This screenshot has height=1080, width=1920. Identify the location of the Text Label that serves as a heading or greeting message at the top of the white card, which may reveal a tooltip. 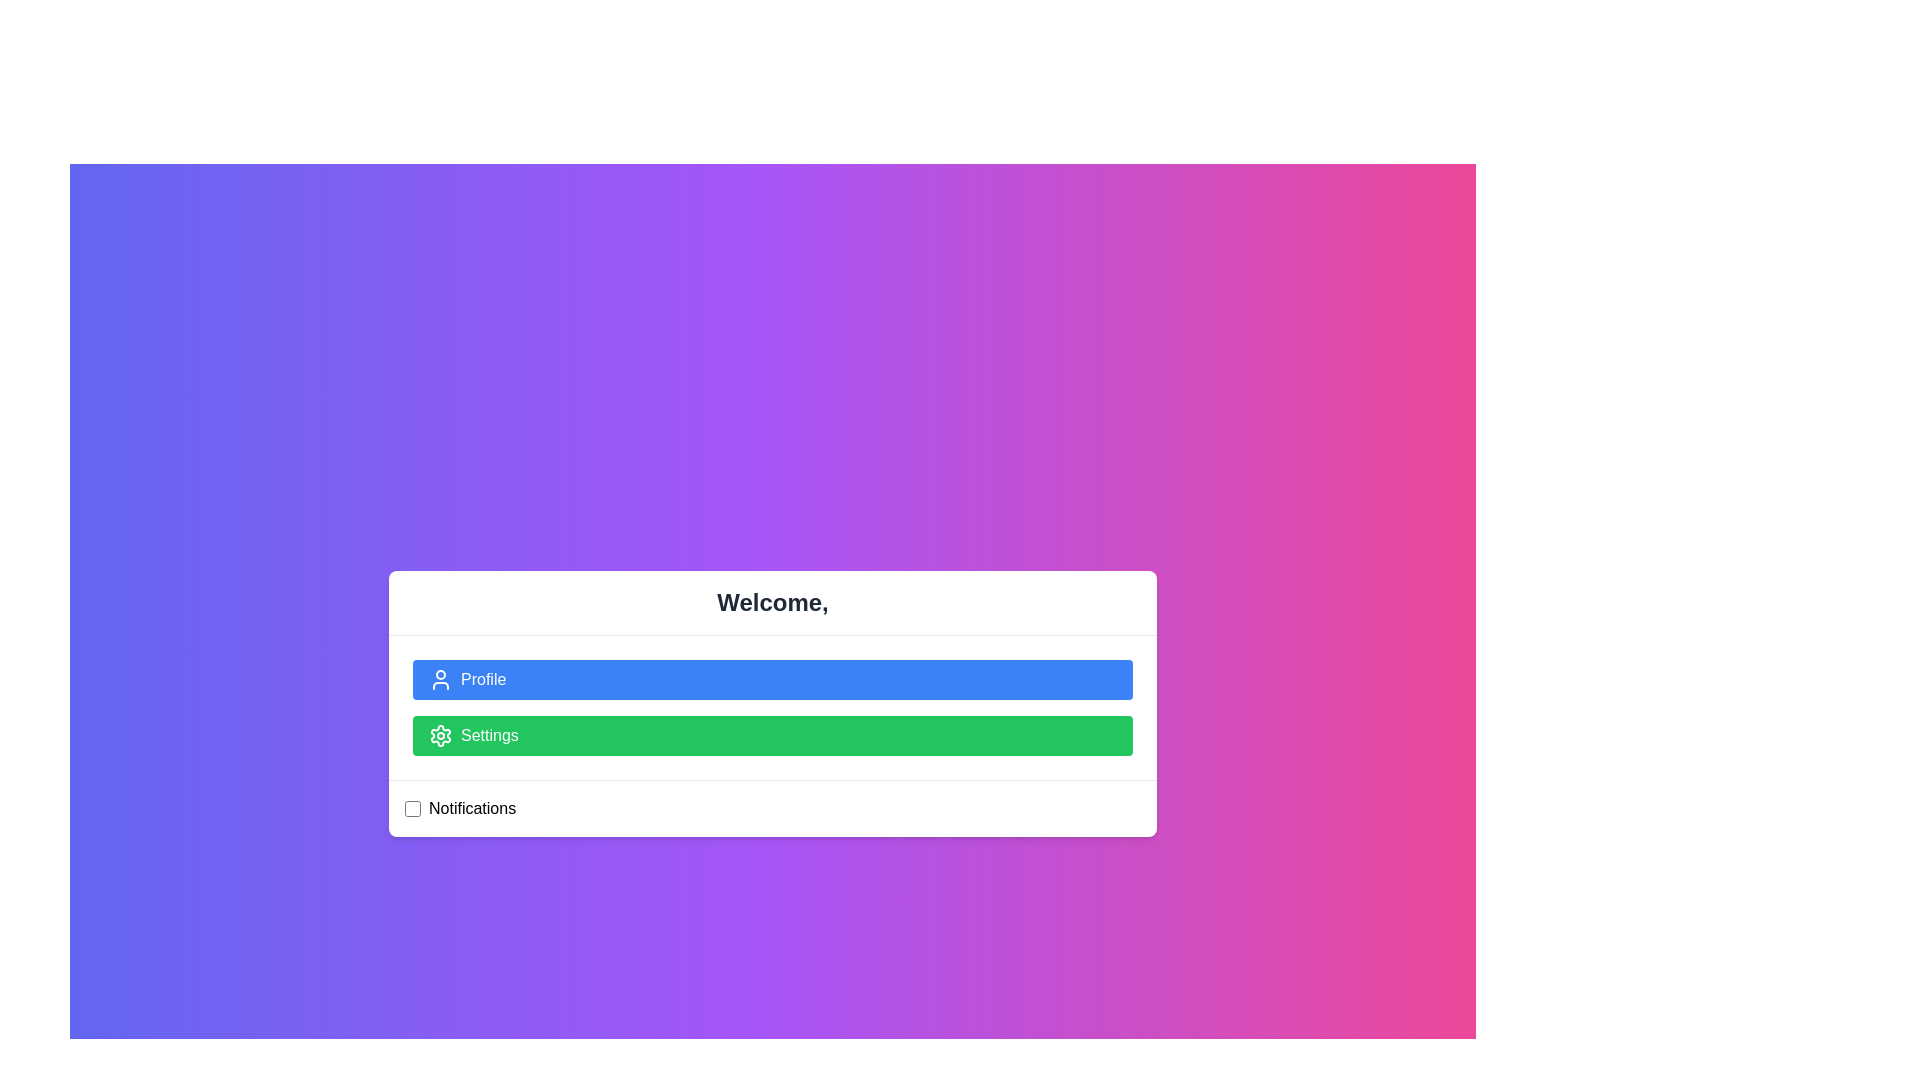
(771, 601).